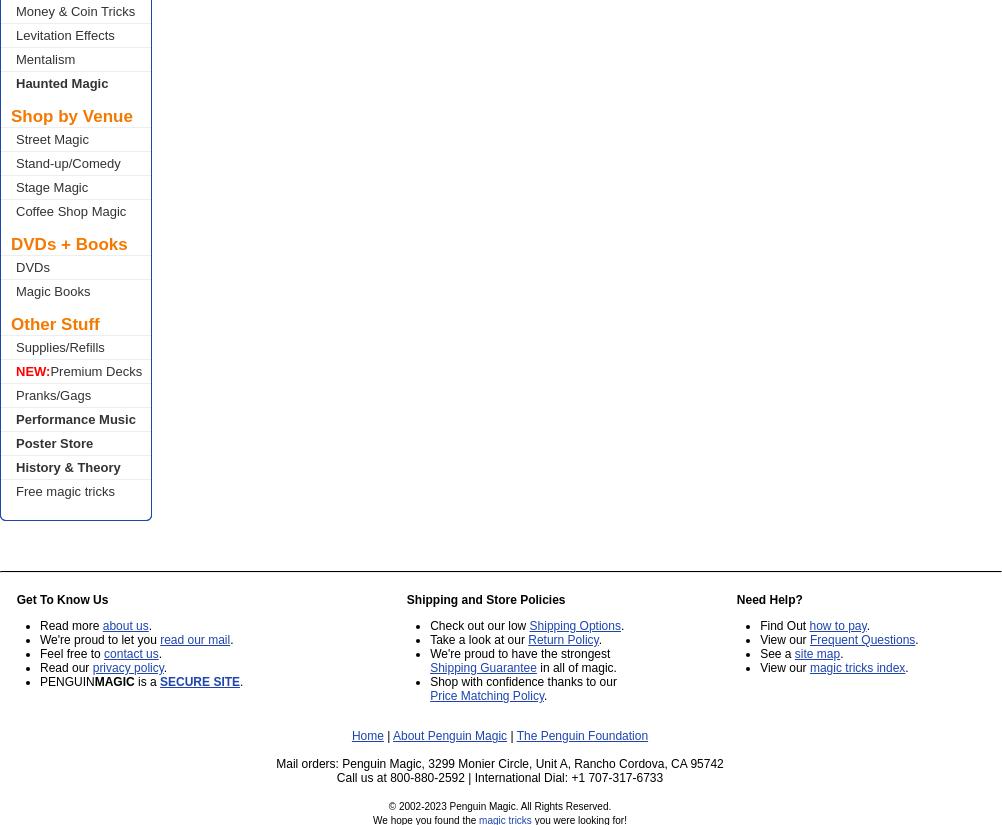  I want to click on 'DVDs + Books', so click(11, 244).